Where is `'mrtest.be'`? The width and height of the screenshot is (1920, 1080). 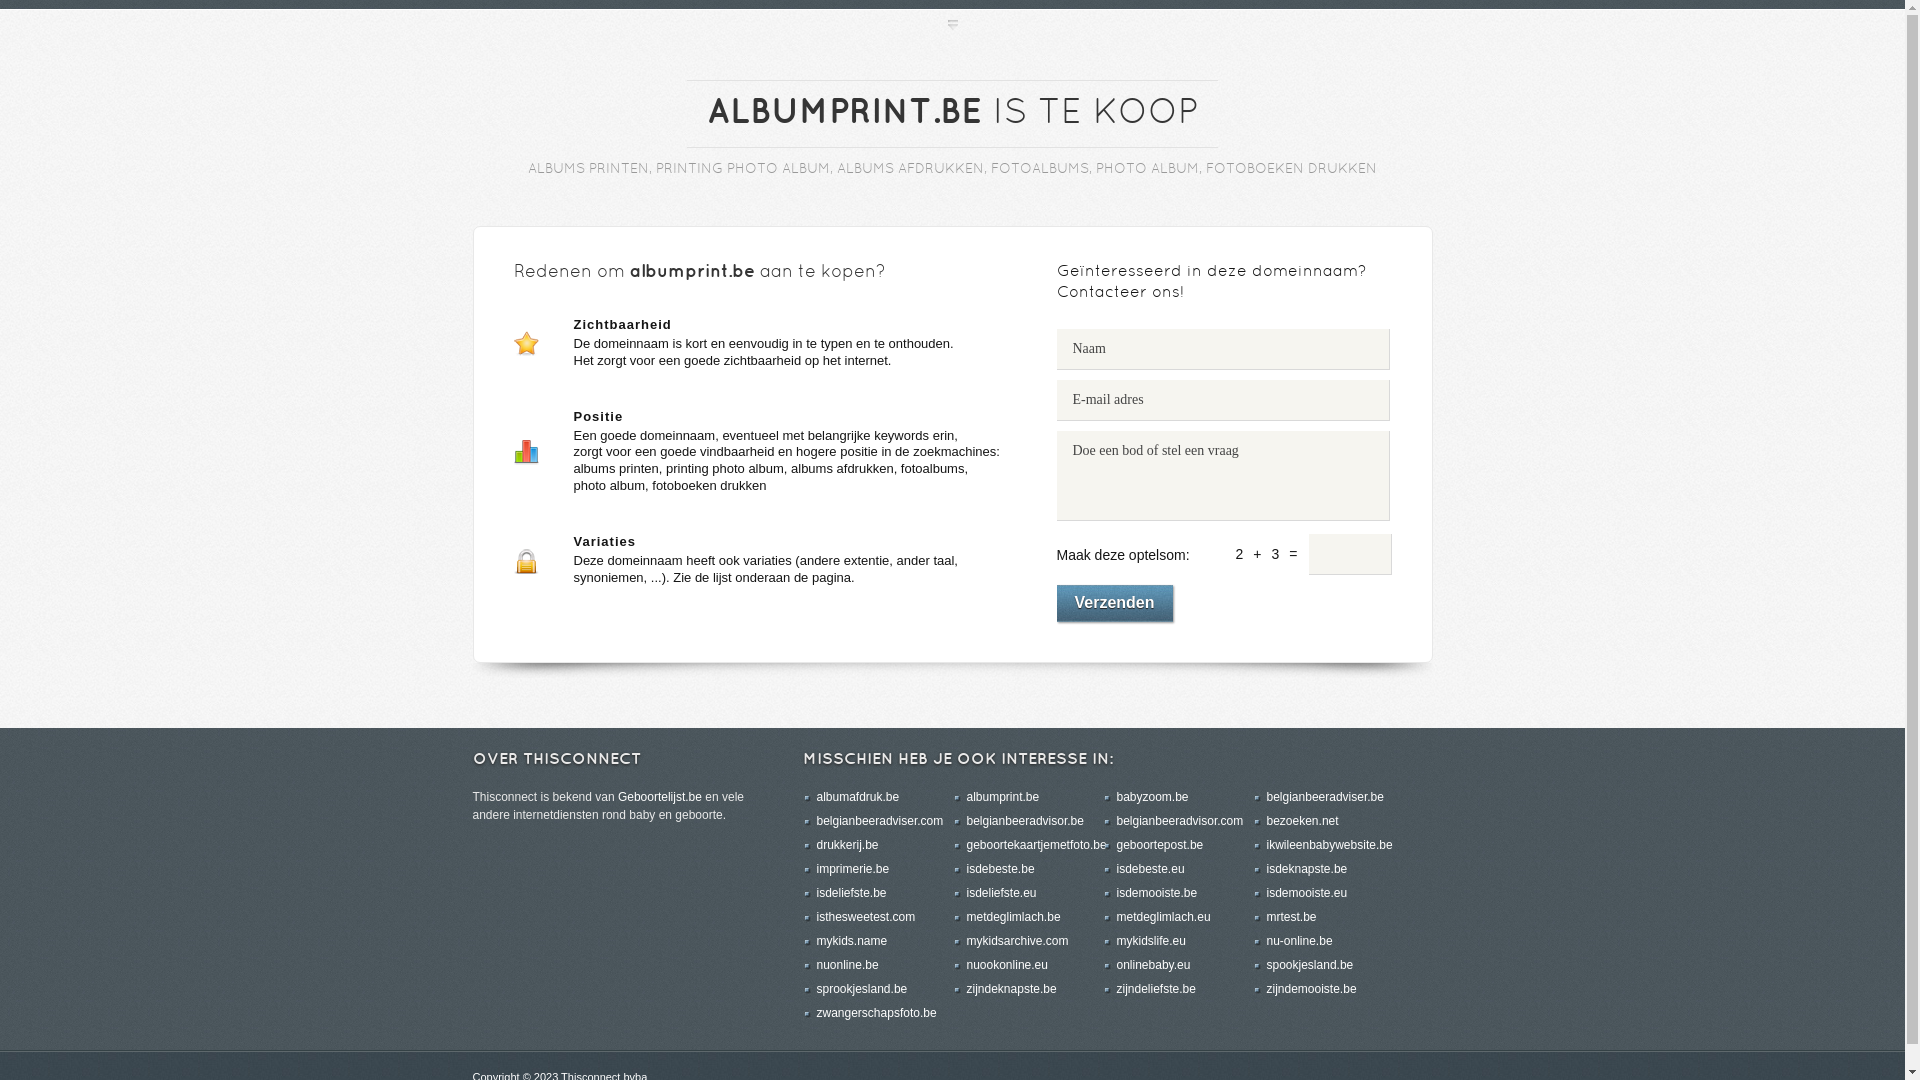
'mrtest.be' is located at coordinates (1291, 917).